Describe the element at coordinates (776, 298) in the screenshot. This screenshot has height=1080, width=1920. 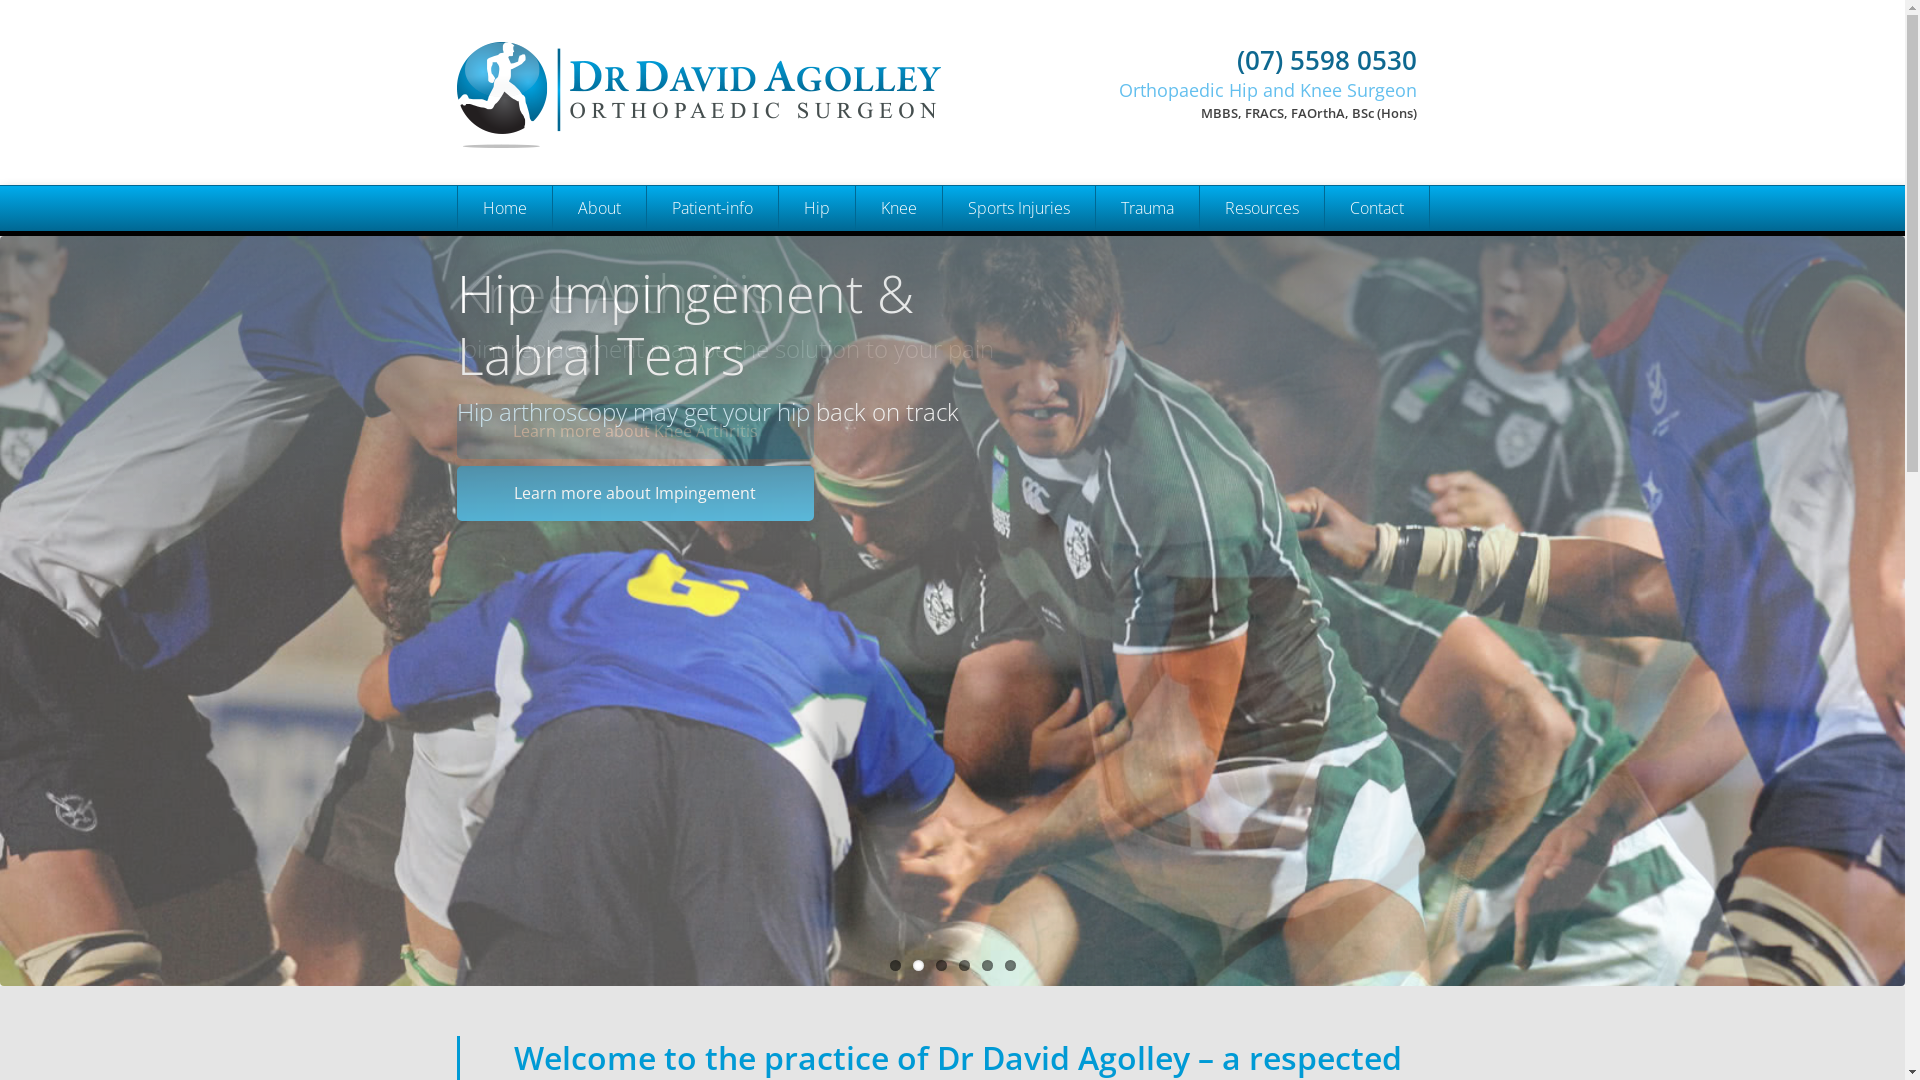
I see `'Hip Replacement'` at that location.